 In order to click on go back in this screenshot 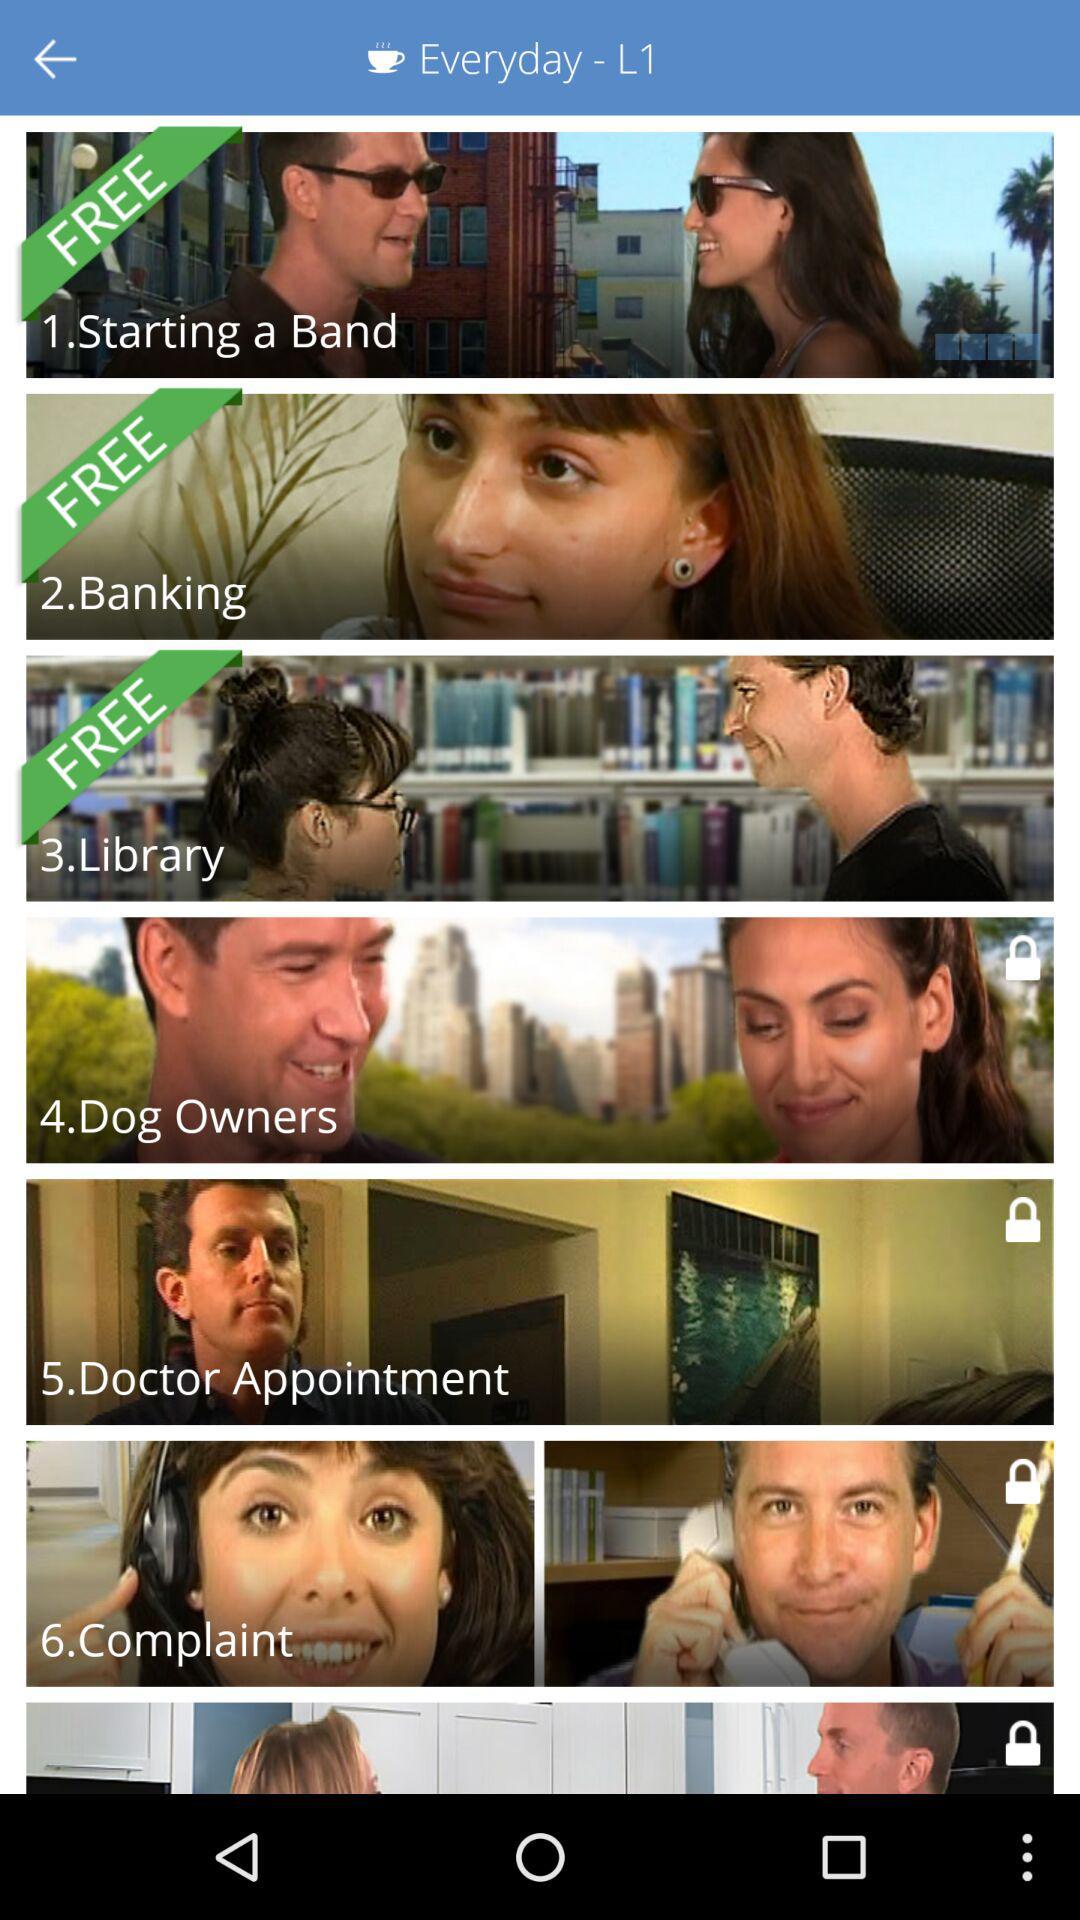, I will do `click(56, 57)`.